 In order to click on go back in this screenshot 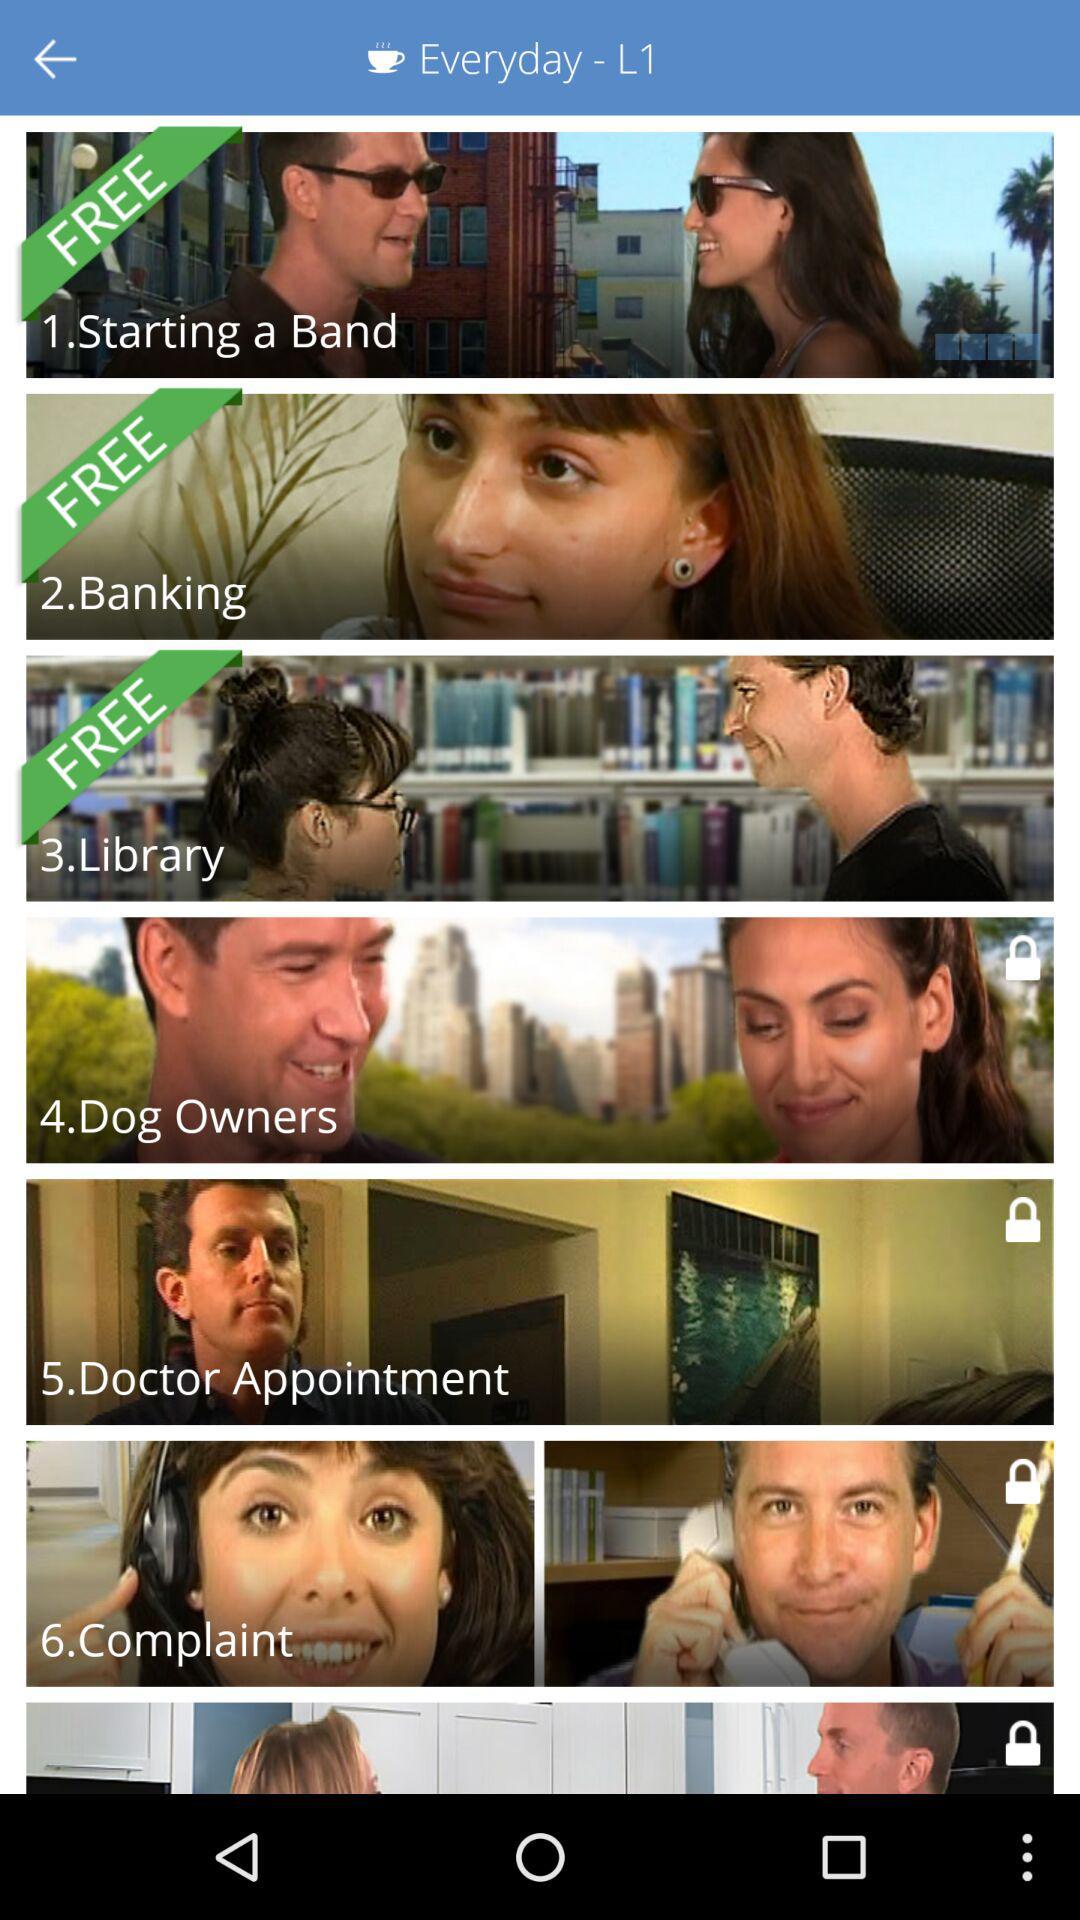, I will do `click(56, 57)`.